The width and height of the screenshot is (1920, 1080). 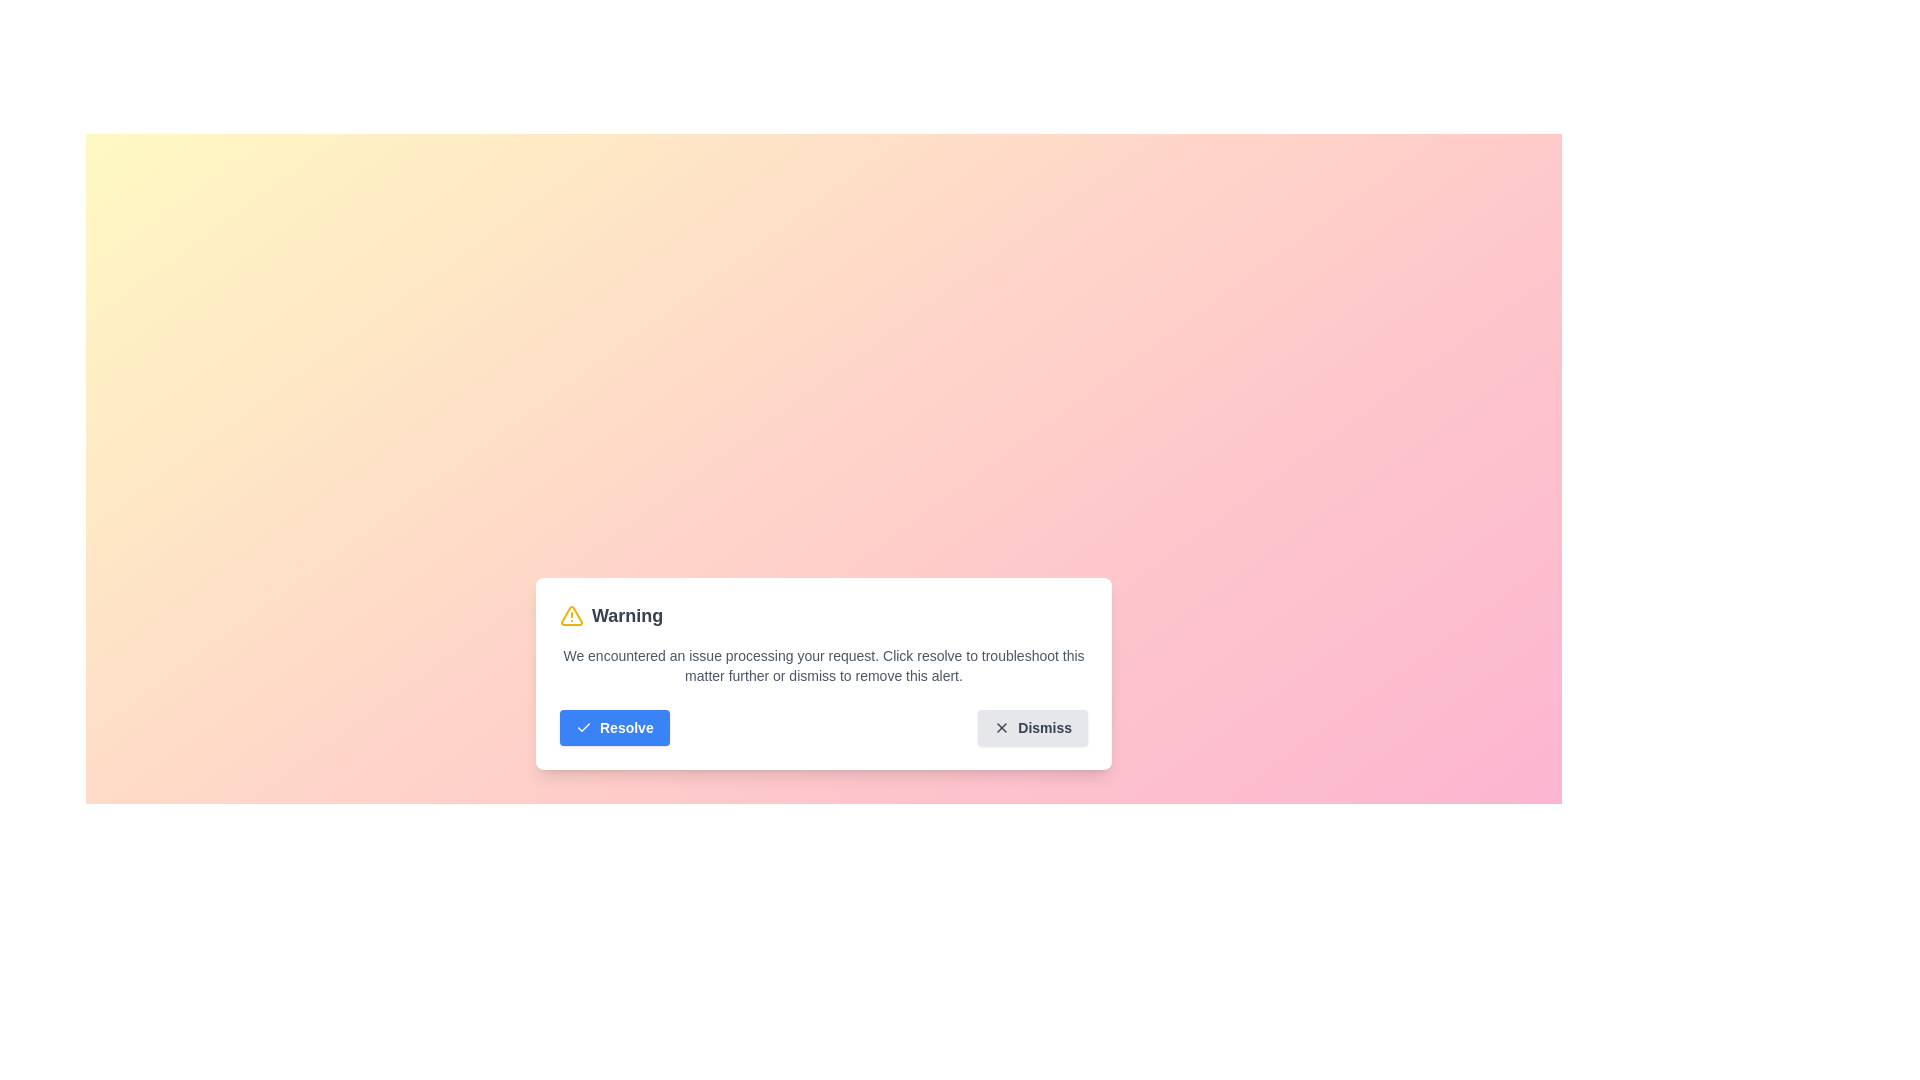 What do you see at coordinates (626, 615) in the screenshot?
I see `the bold, large-sized text stating 'Warning' that is dark gray and positioned next to an alert icon in the warning message` at bounding box center [626, 615].